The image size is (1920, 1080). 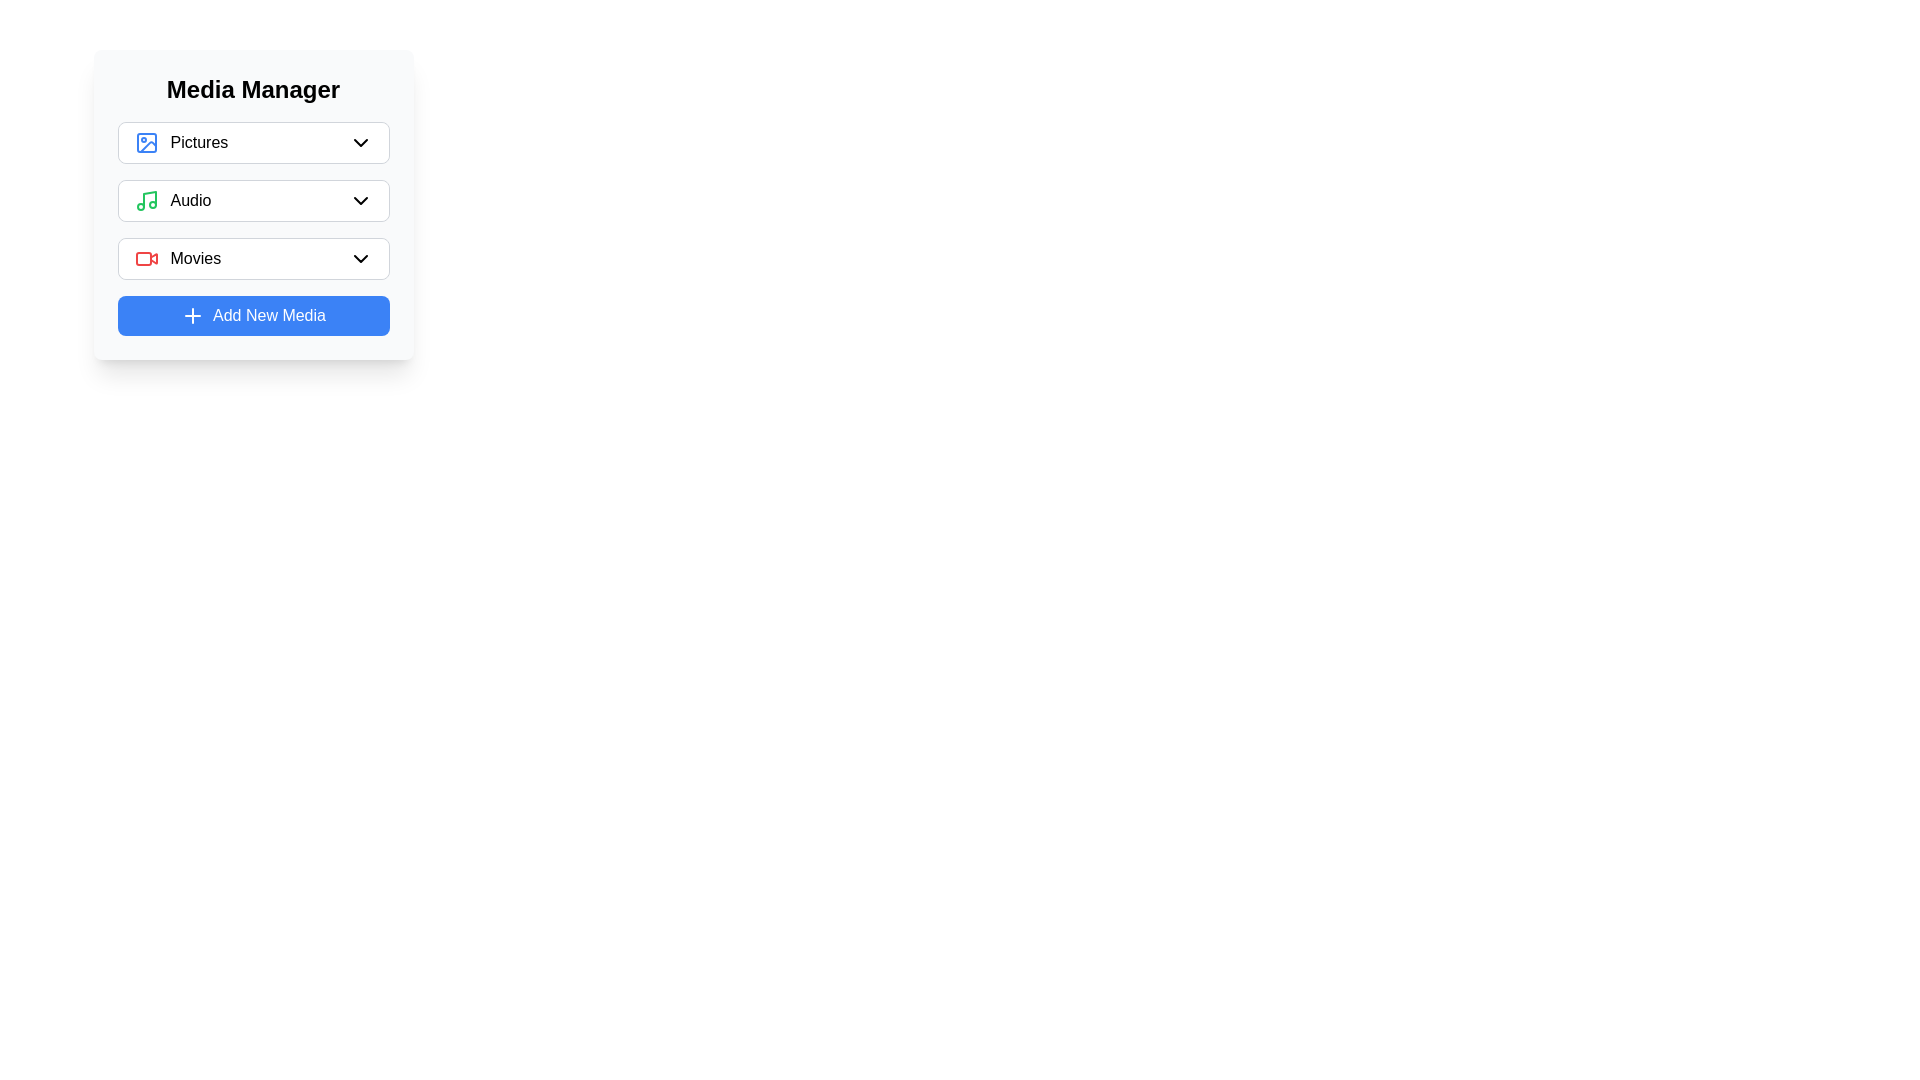 I want to click on the second item in the media category selector in the 'Media Manager' section, so click(x=252, y=204).